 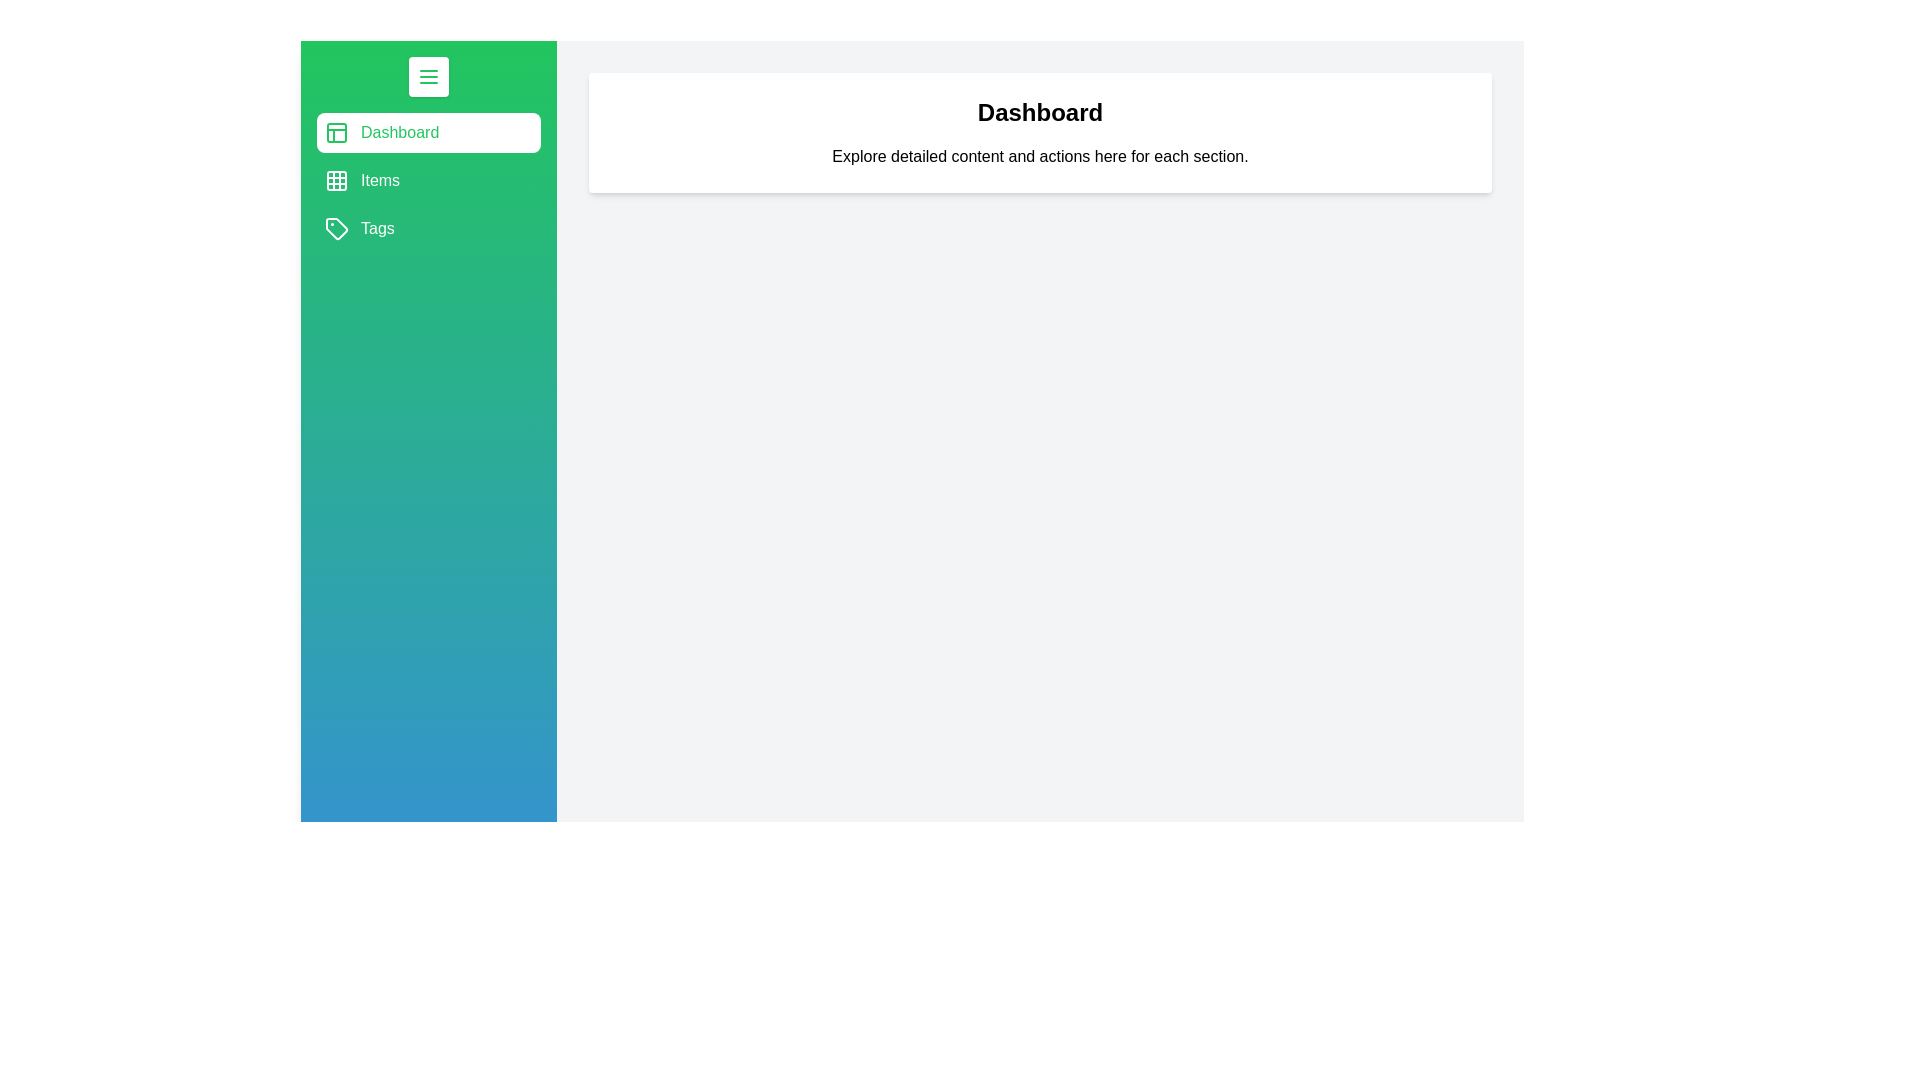 What do you see at coordinates (427, 181) in the screenshot?
I see `the section Items to select it` at bounding box center [427, 181].